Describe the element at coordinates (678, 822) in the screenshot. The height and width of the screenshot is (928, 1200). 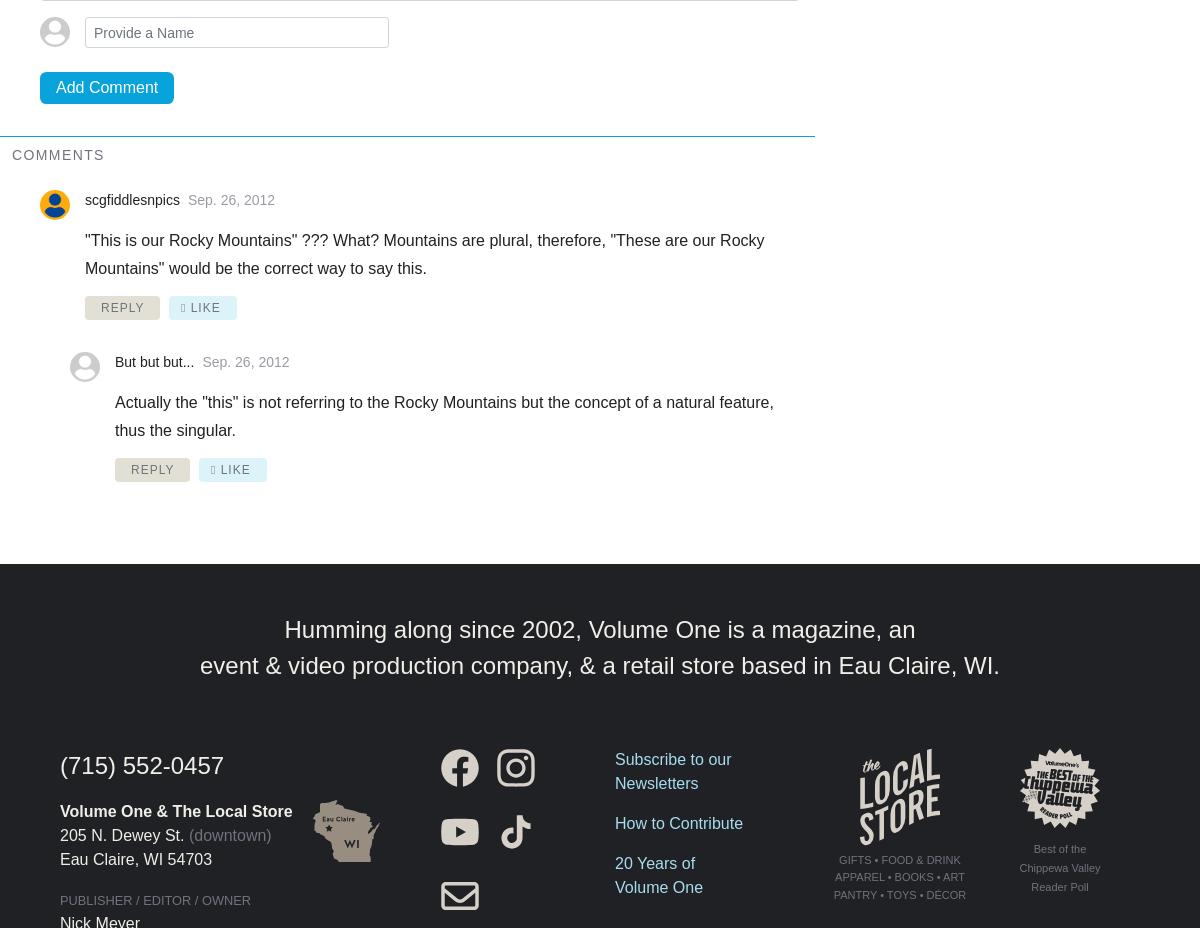
I see `'How to Contribute'` at that location.